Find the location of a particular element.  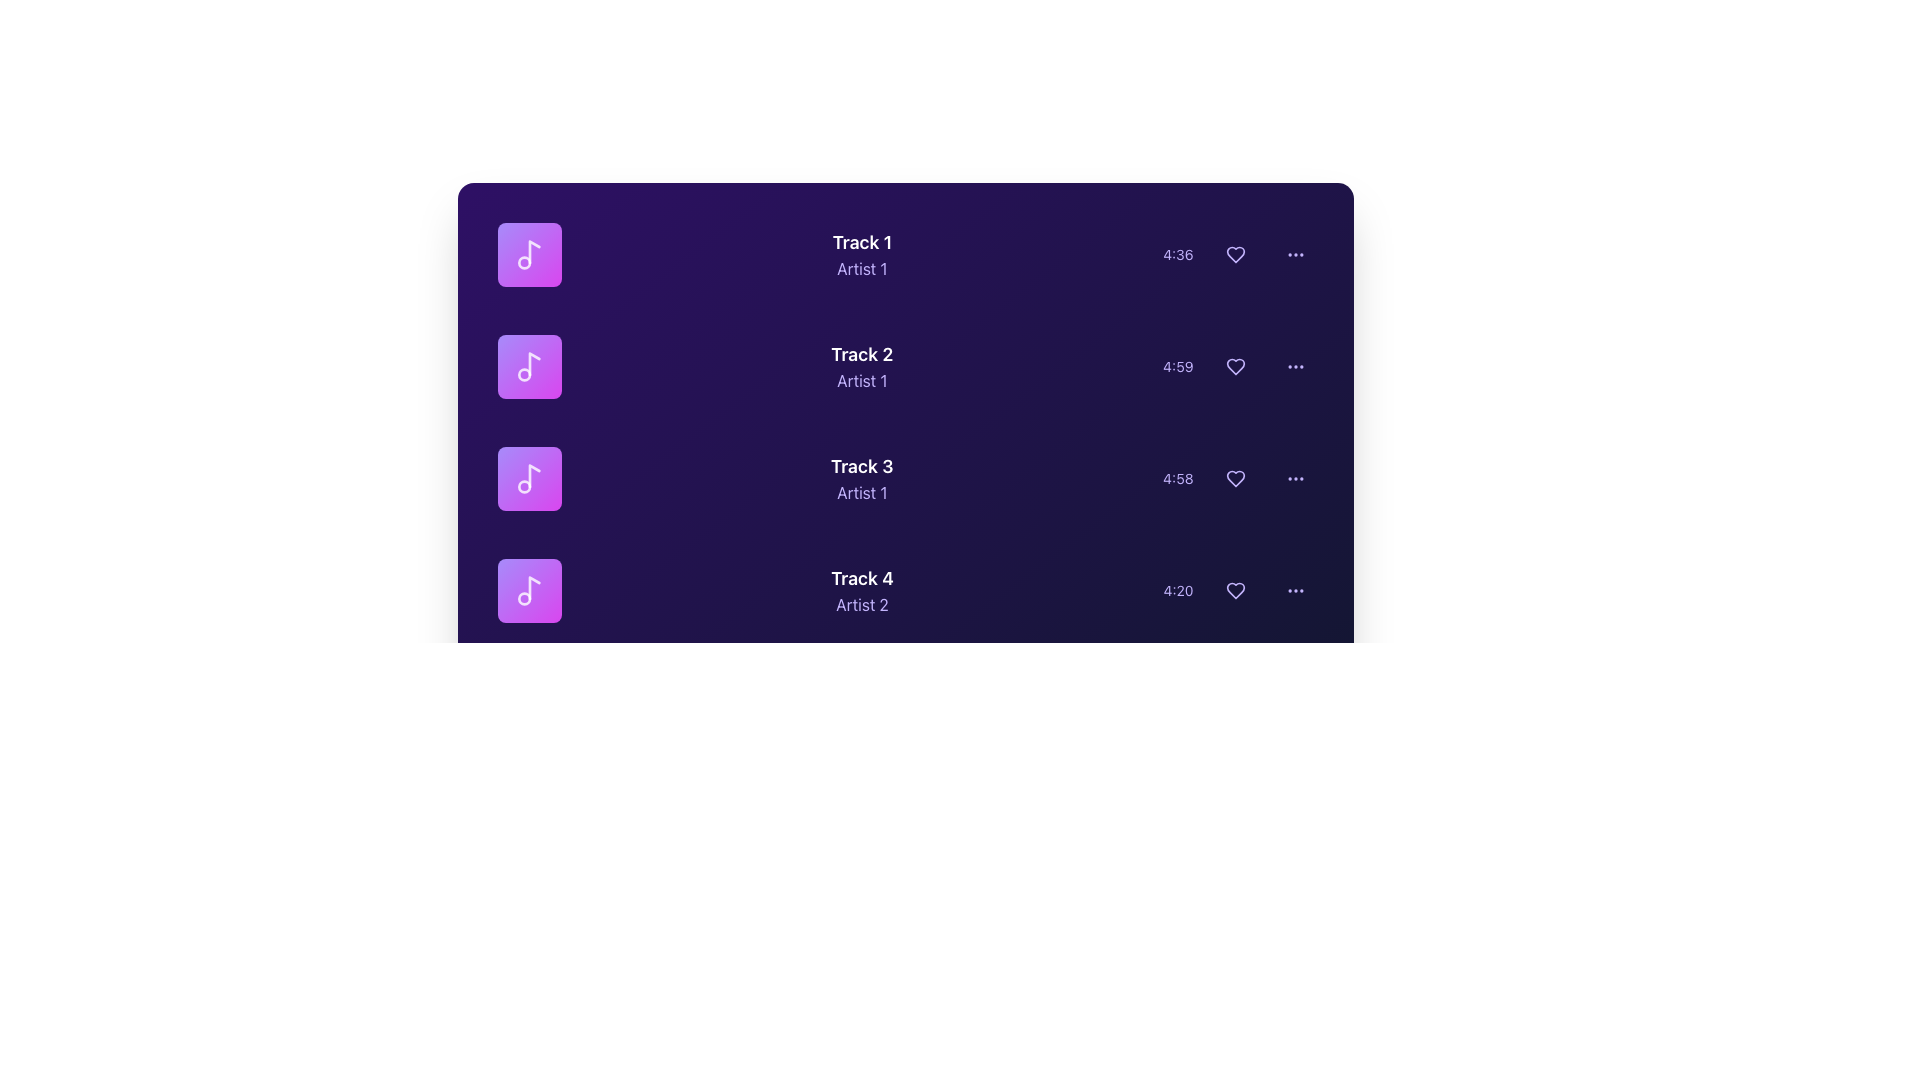

the main title of the first track in the list, which serves as an identifier for the track and is located in the upper-left section of the interface is located at coordinates (862, 242).